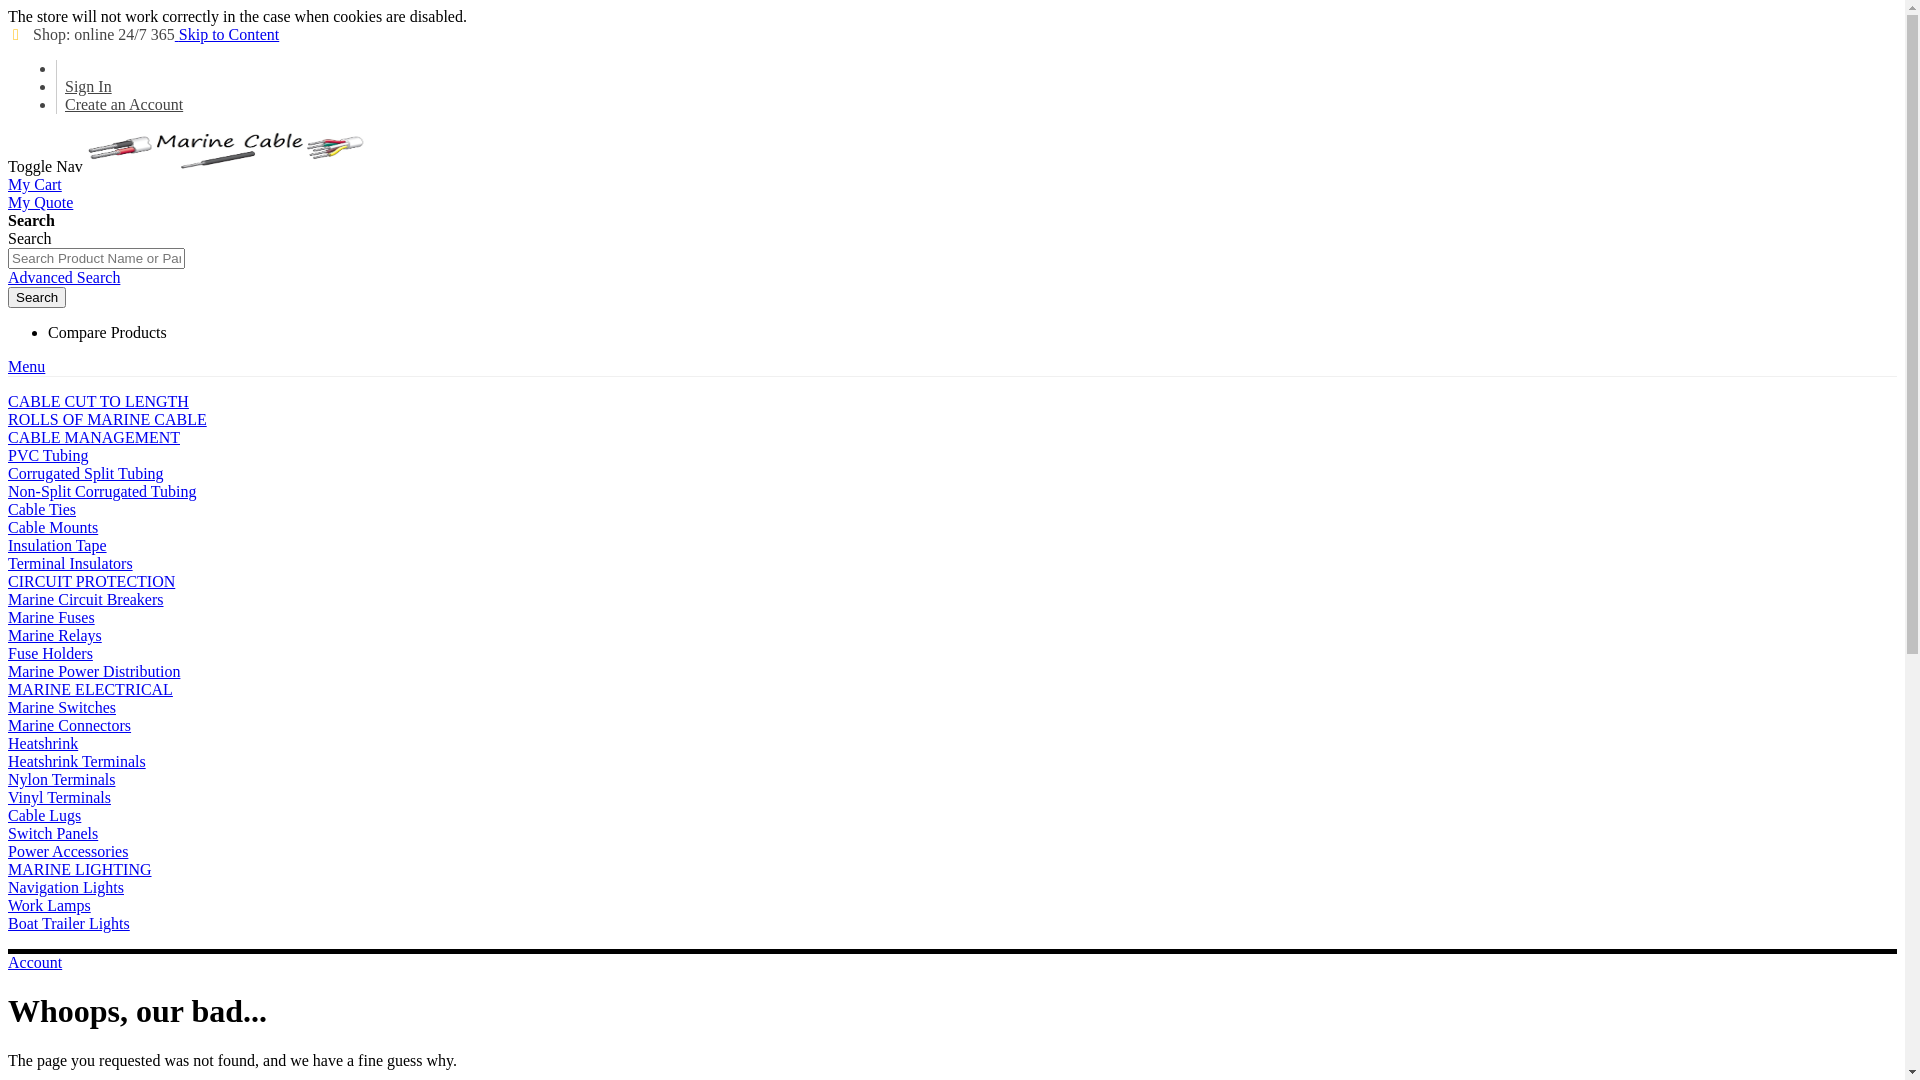 The height and width of the screenshot is (1080, 1920). I want to click on 'Marine Connectors', so click(8, 725).